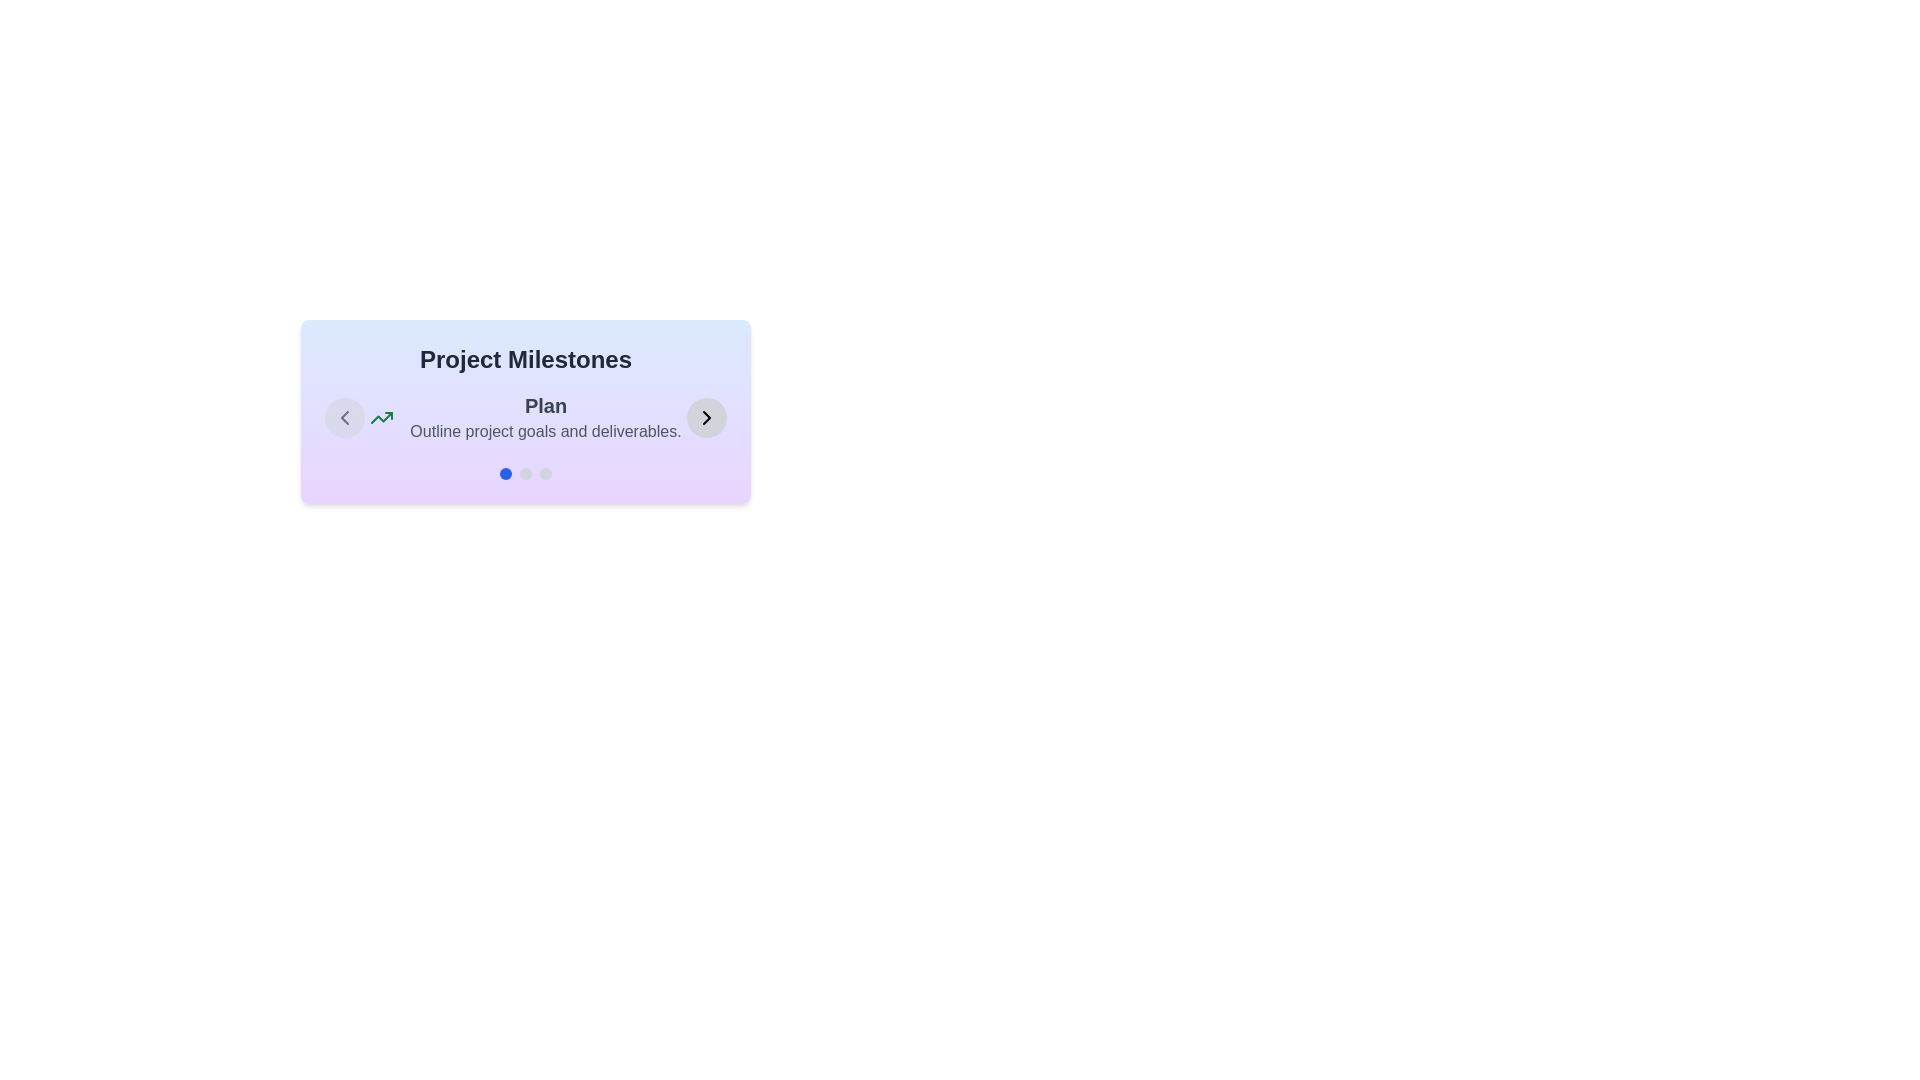 The width and height of the screenshot is (1920, 1080). What do you see at coordinates (345, 416) in the screenshot?
I see `the left arrow to navigate milestones` at bounding box center [345, 416].